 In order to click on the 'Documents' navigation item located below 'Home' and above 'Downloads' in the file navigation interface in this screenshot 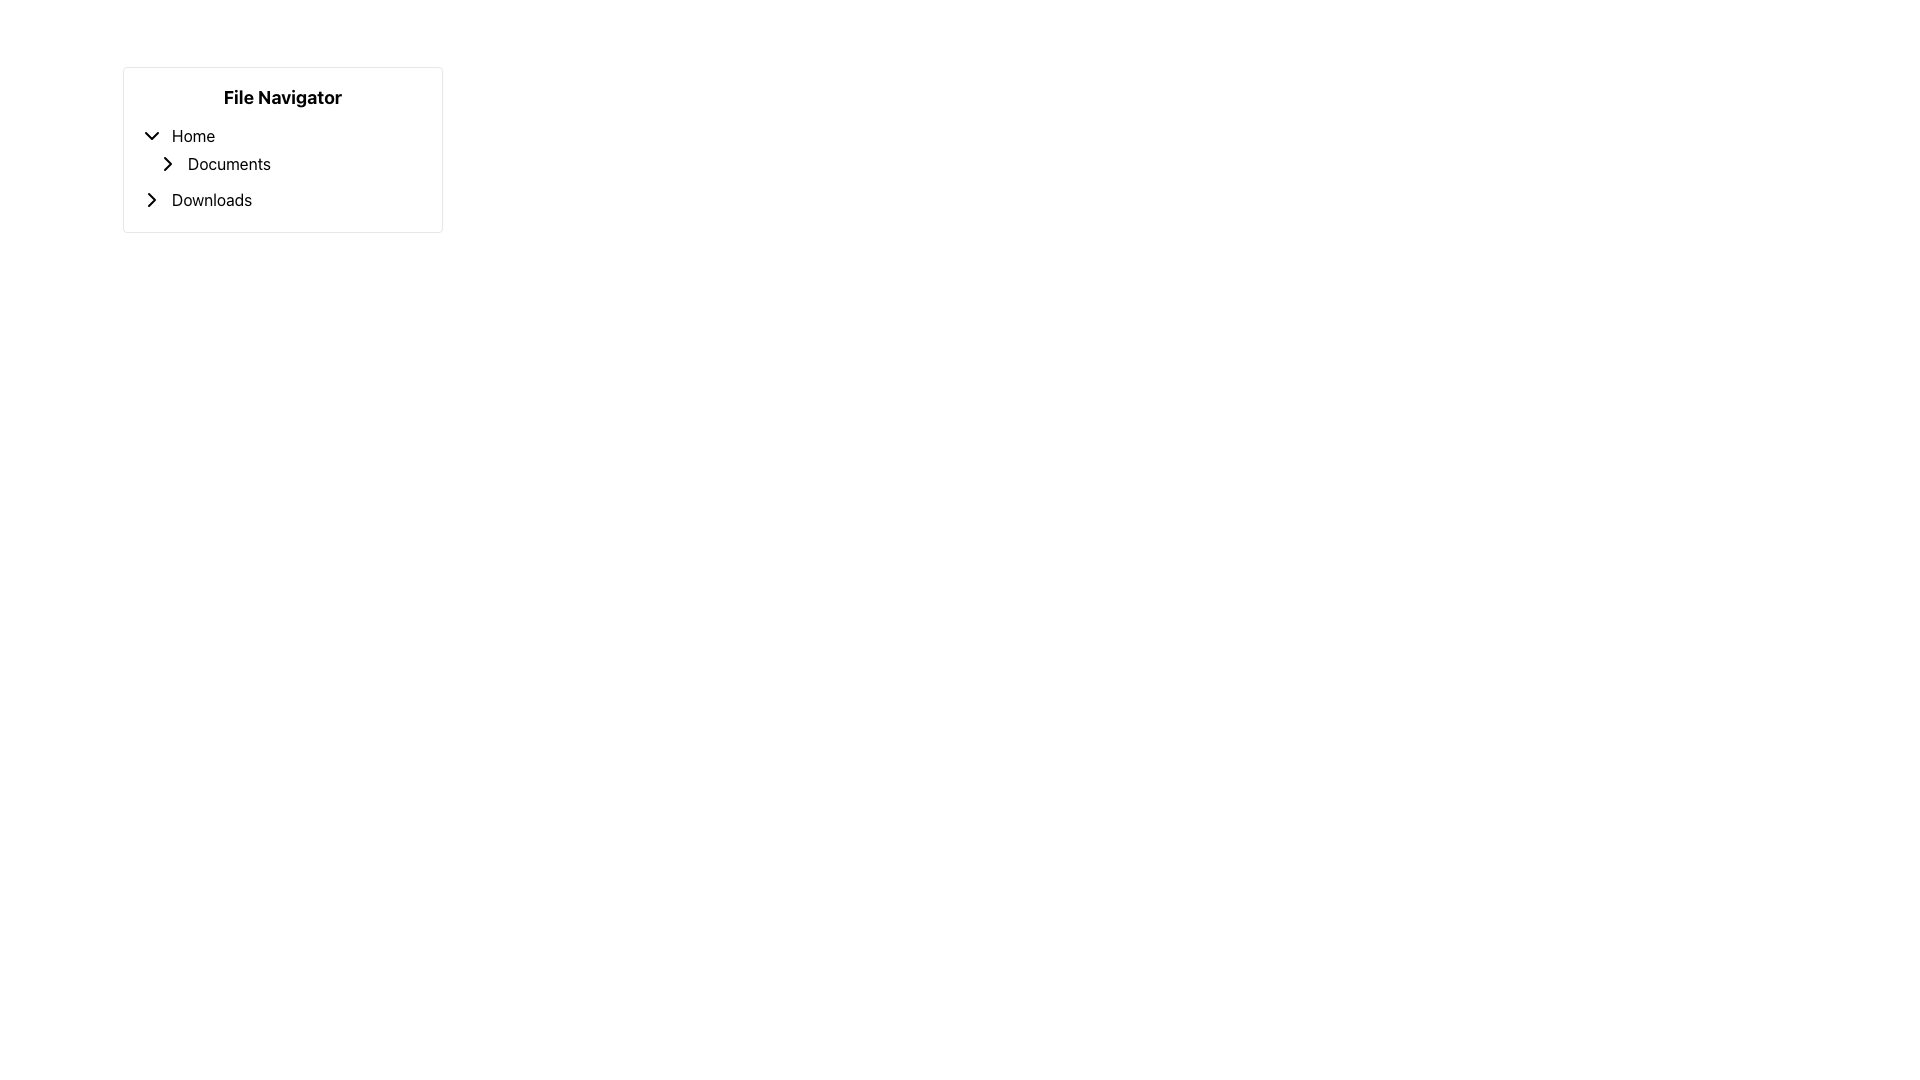, I will do `click(290, 163)`.